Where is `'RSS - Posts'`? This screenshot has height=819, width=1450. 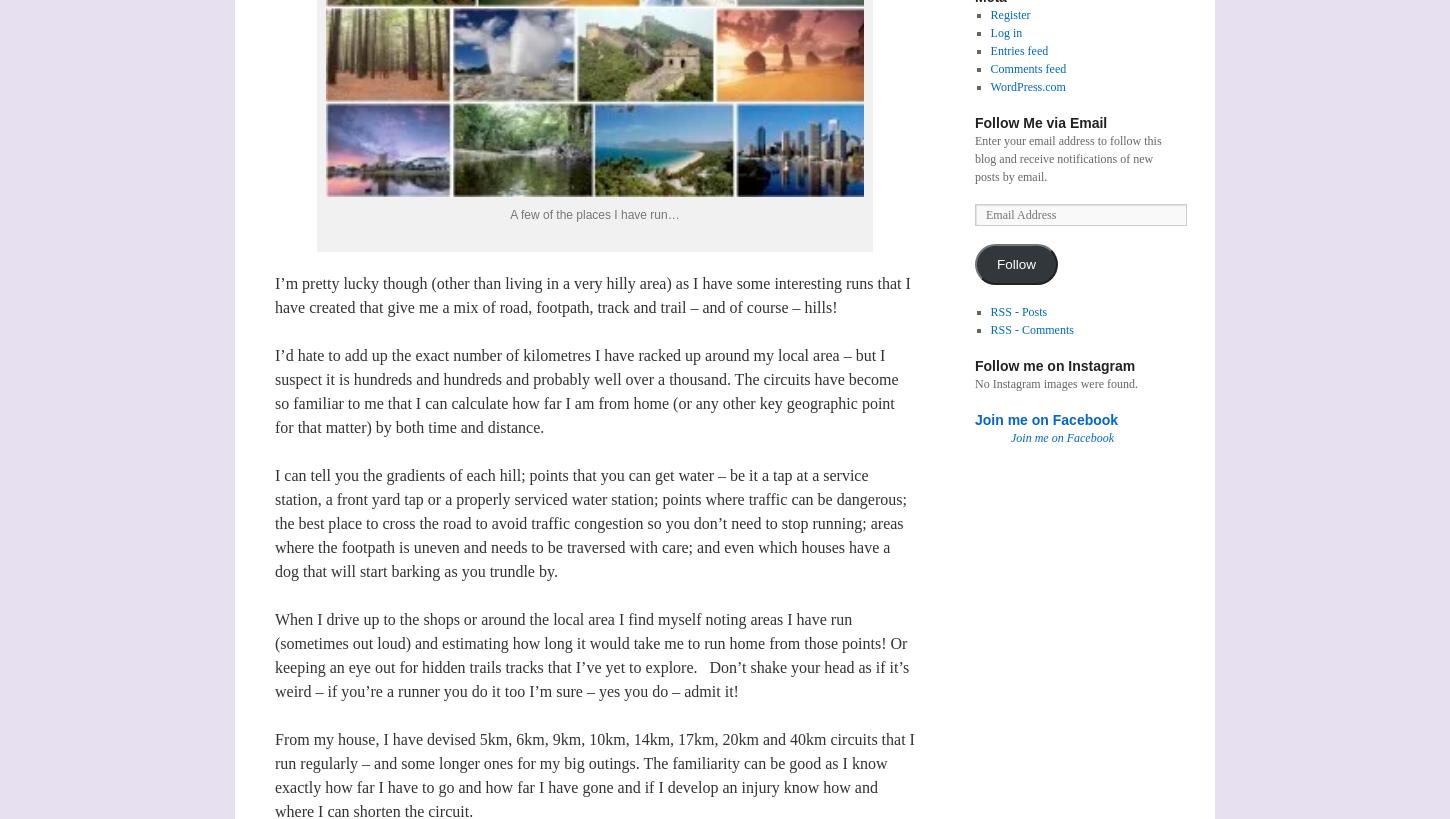 'RSS - Posts' is located at coordinates (990, 312).